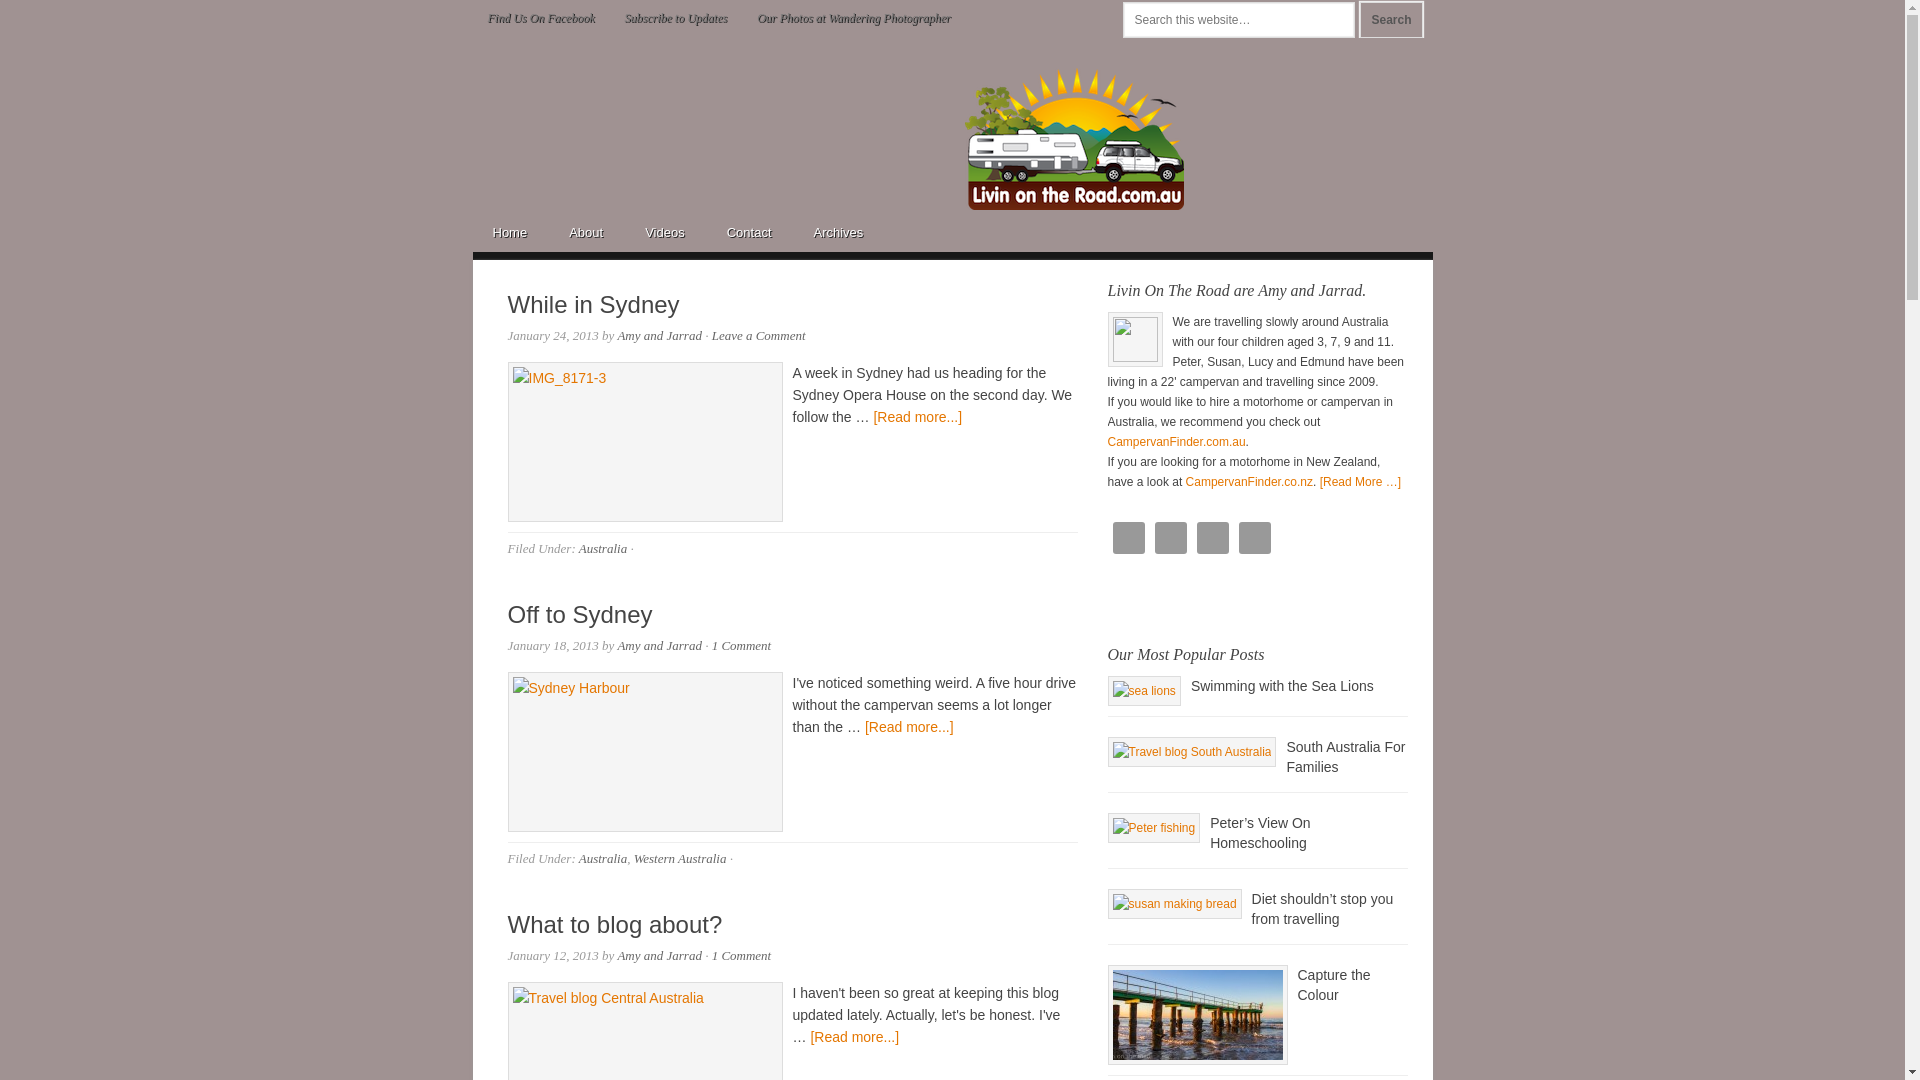  I want to click on 'Our Photos at Wandering Photographer', so click(741, 17).